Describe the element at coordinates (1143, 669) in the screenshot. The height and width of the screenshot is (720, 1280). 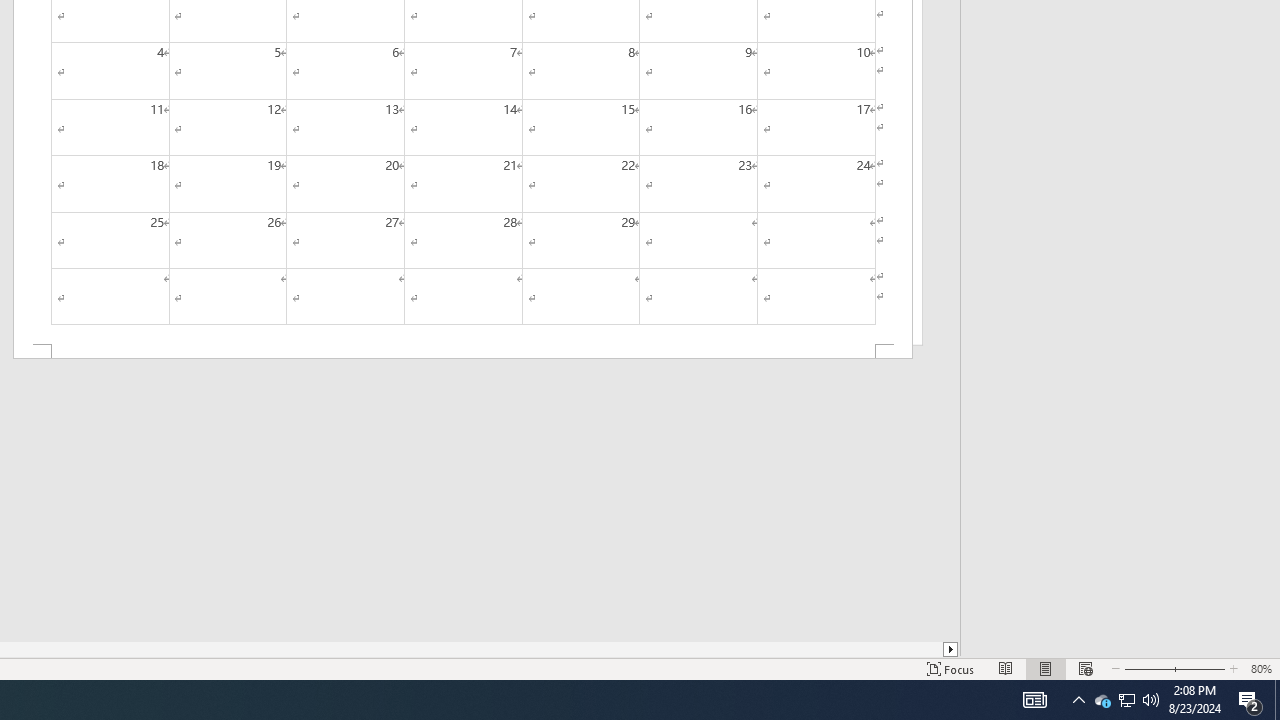
I see `'Zoom Out'` at that location.